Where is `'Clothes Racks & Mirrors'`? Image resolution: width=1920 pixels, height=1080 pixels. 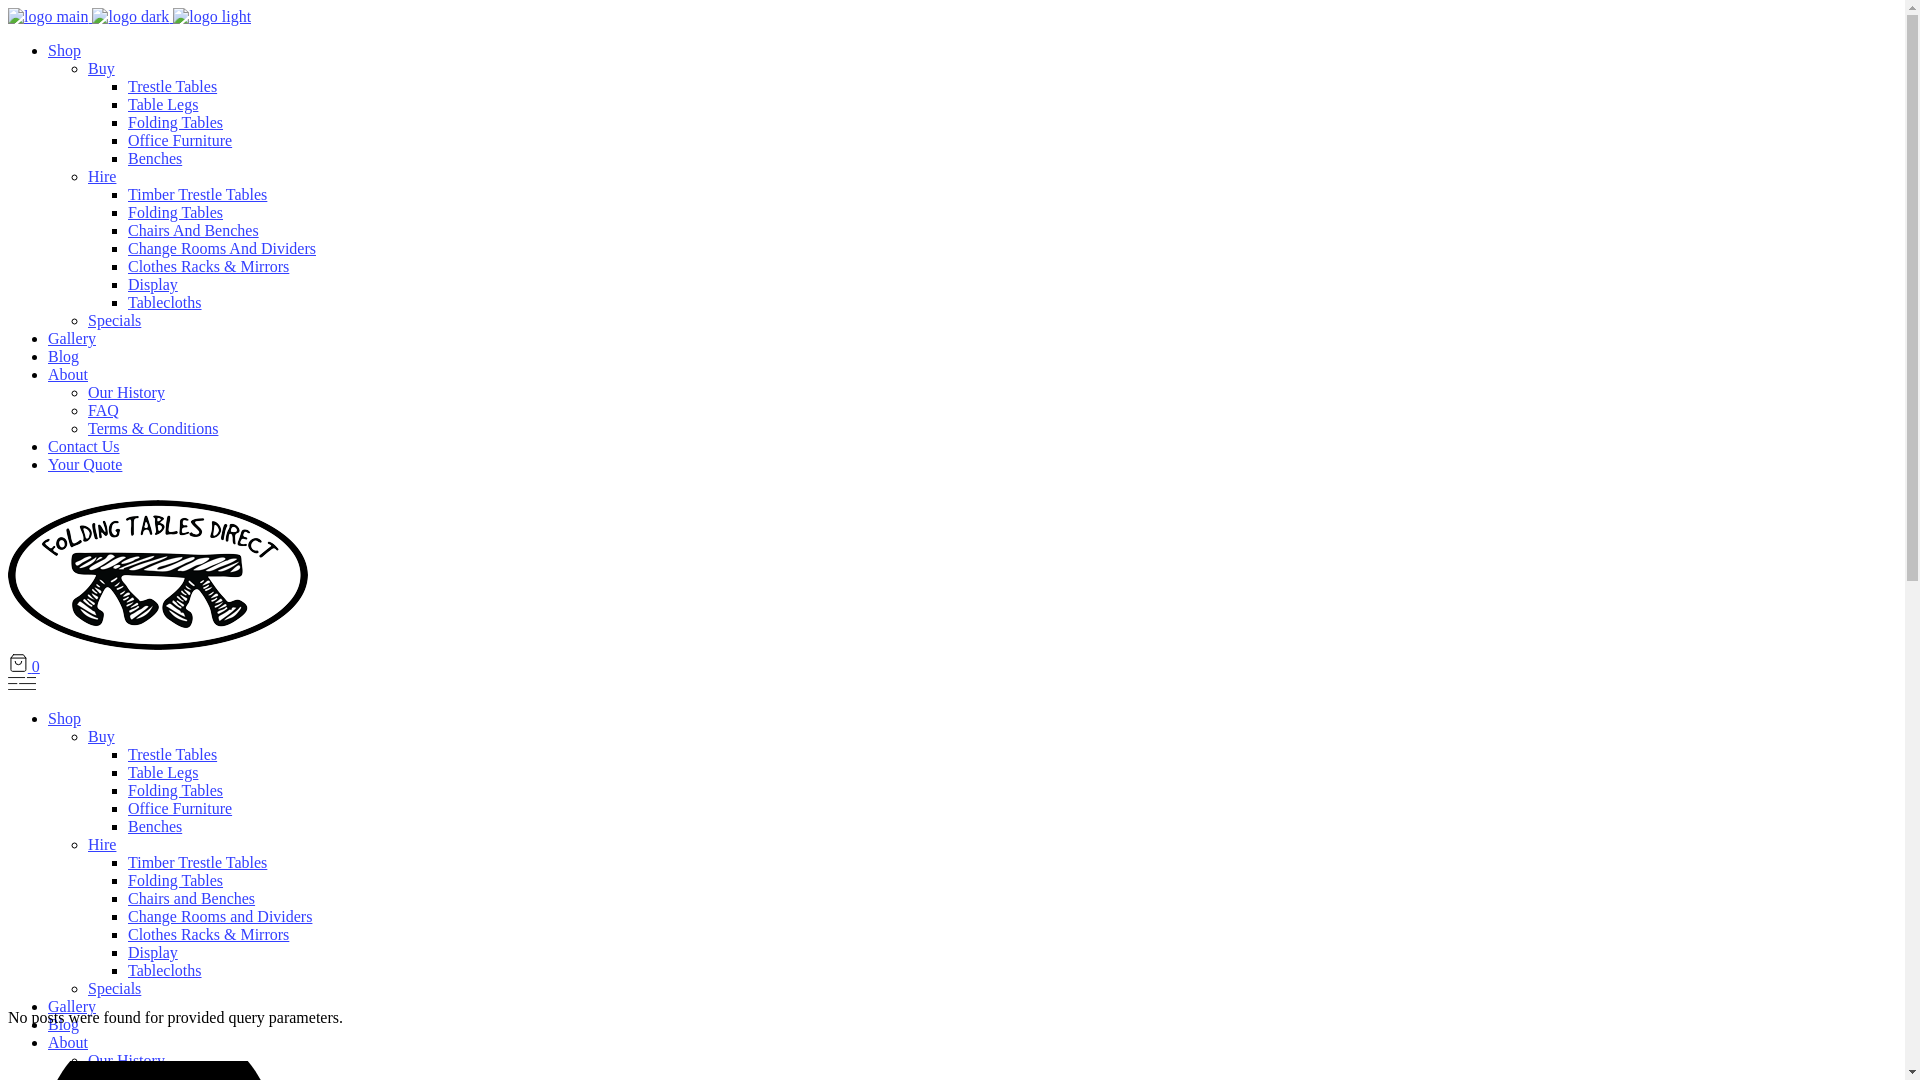 'Clothes Racks & Mirrors' is located at coordinates (208, 265).